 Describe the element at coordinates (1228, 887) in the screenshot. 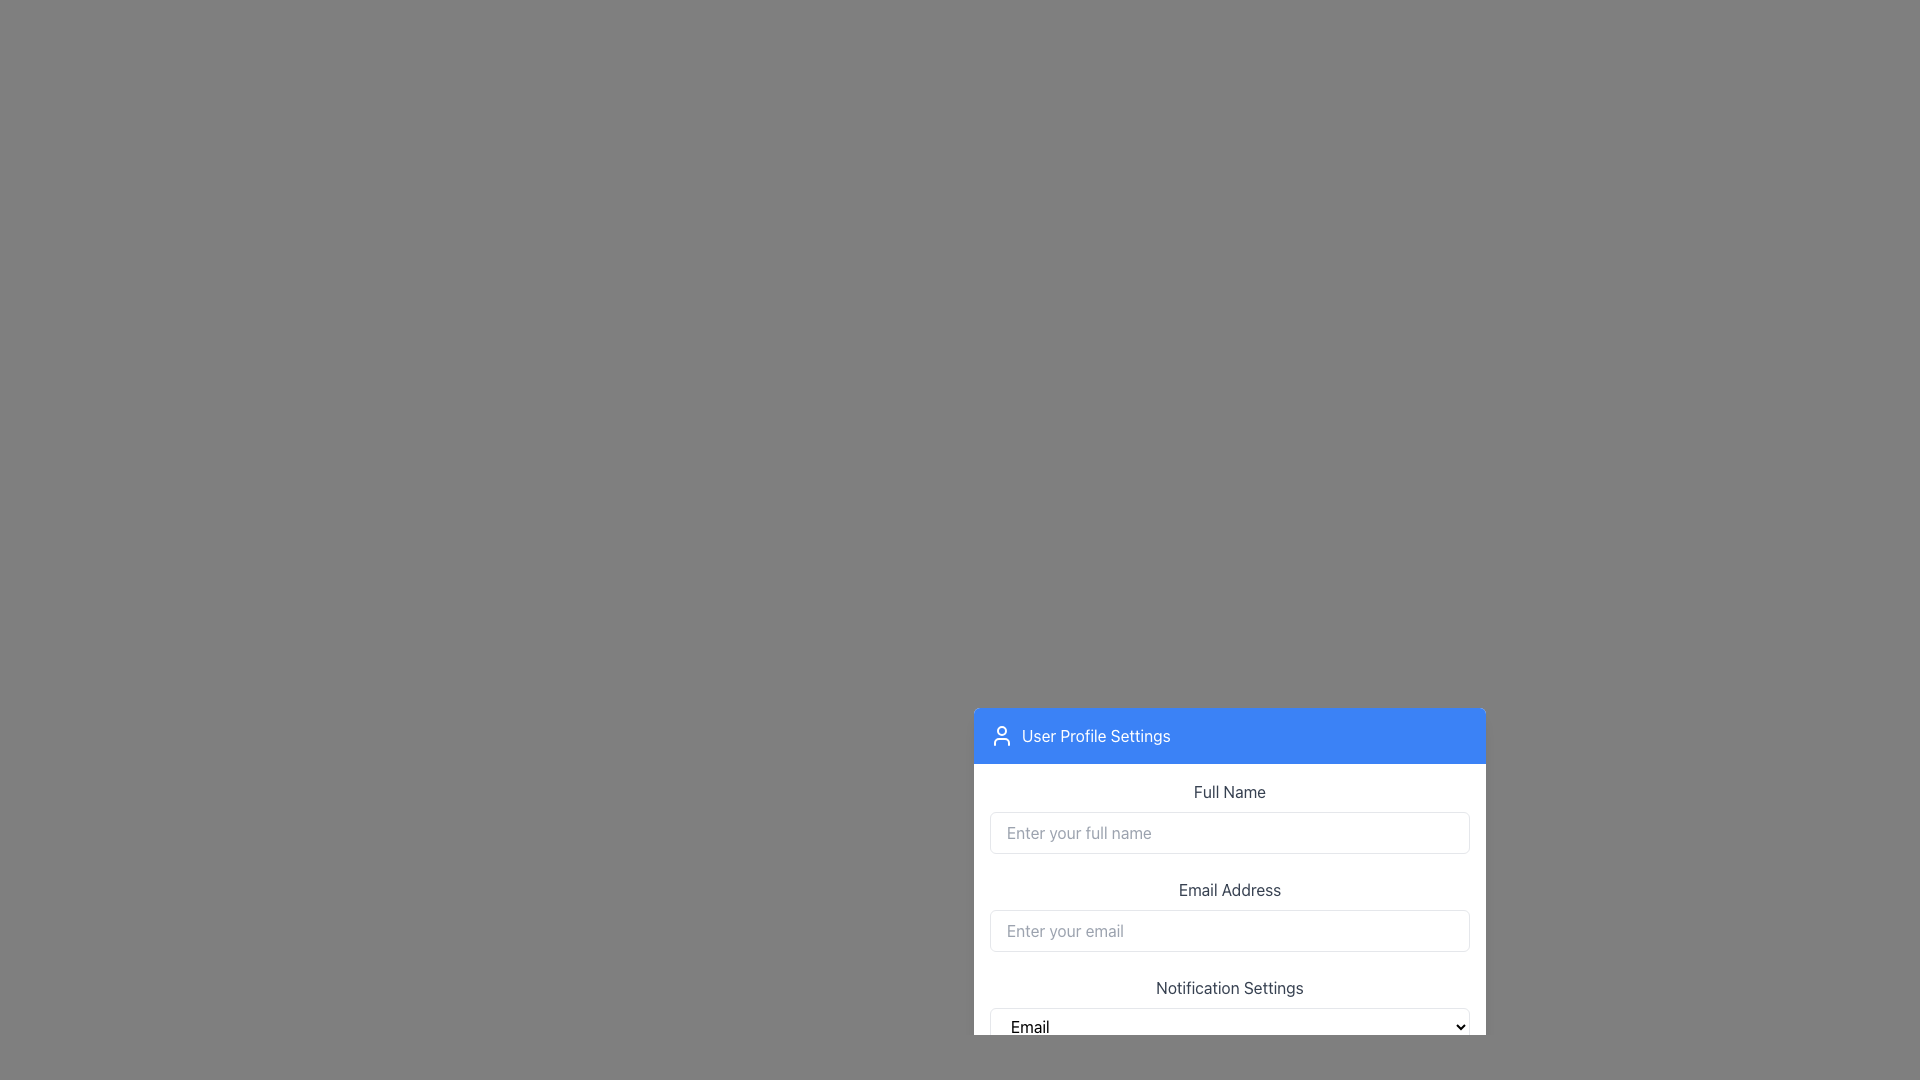

I see `the descriptive Text label for the email input field in the 'User Profile Settings' section, which is located above the input field with the placeholder 'Enter your email'` at that location.